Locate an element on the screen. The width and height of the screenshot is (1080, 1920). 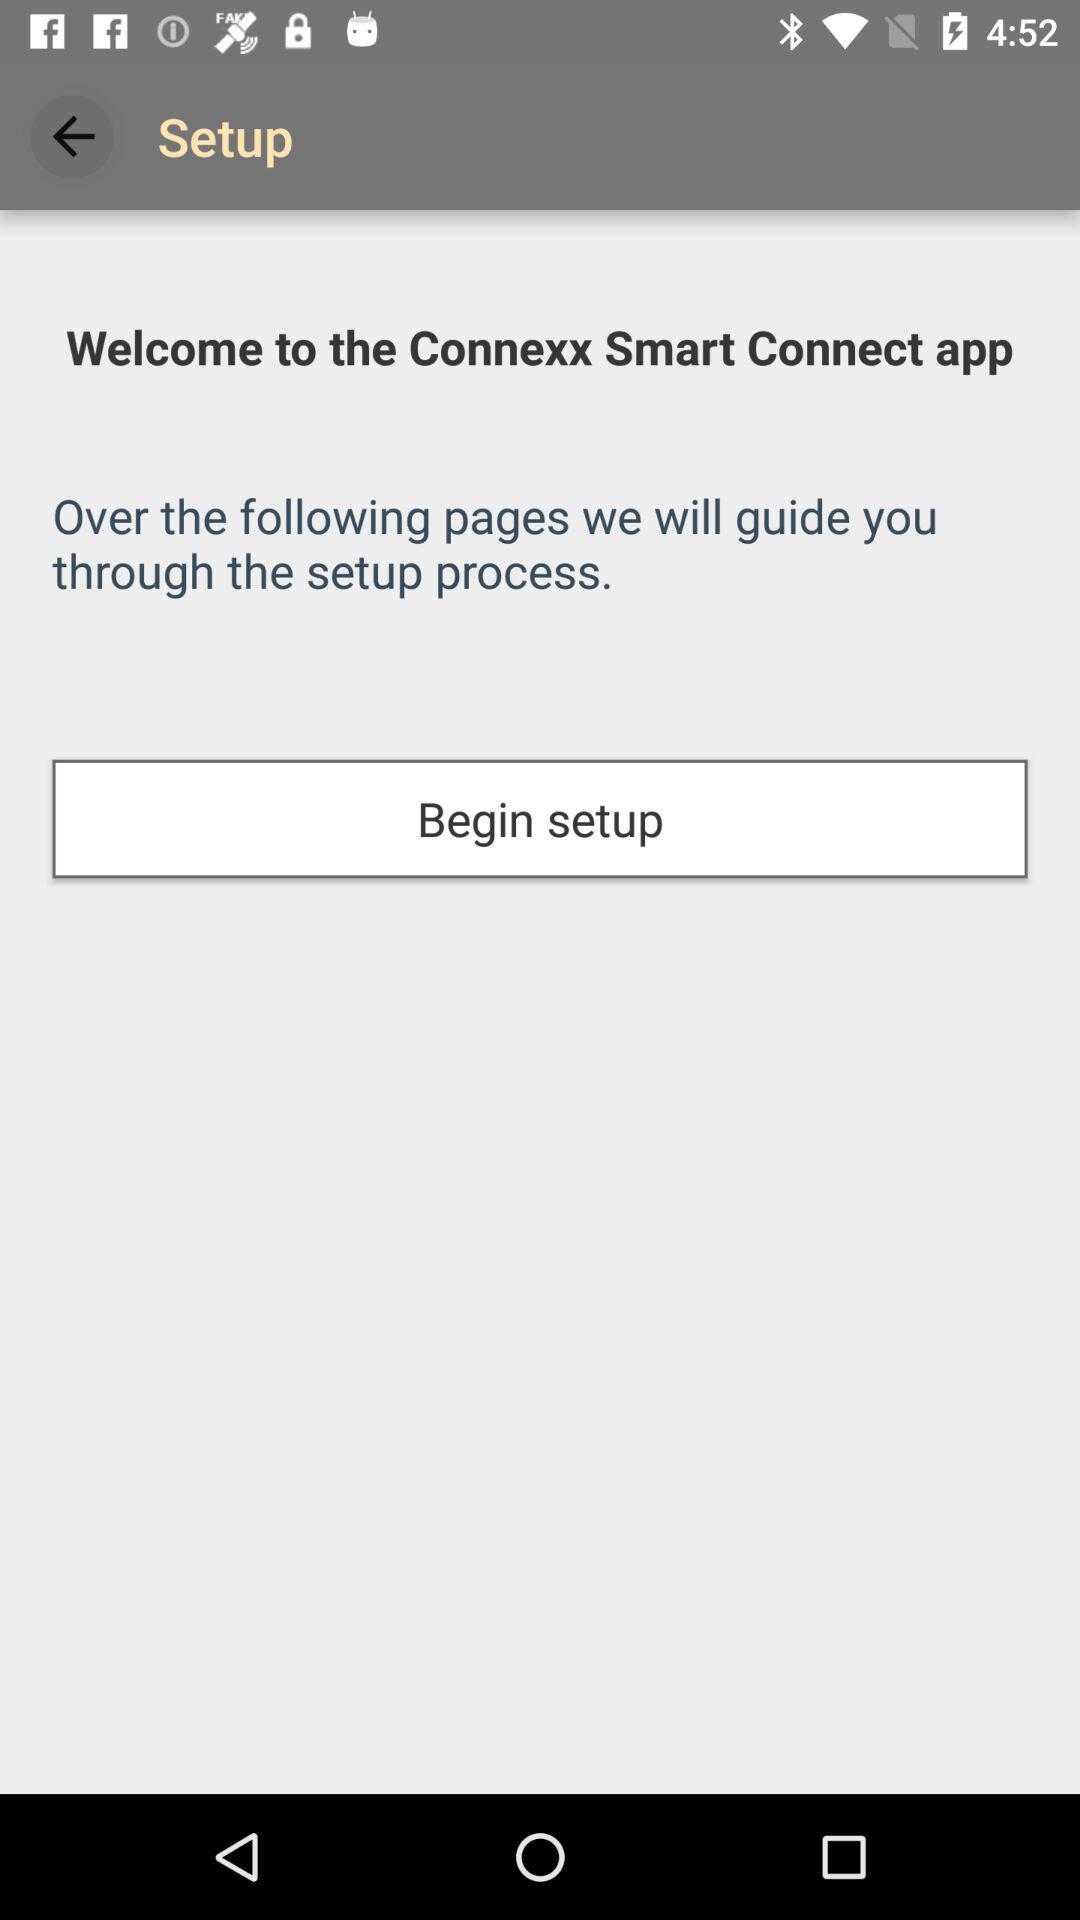
the icon to the left of the setup icon is located at coordinates (72, 135).